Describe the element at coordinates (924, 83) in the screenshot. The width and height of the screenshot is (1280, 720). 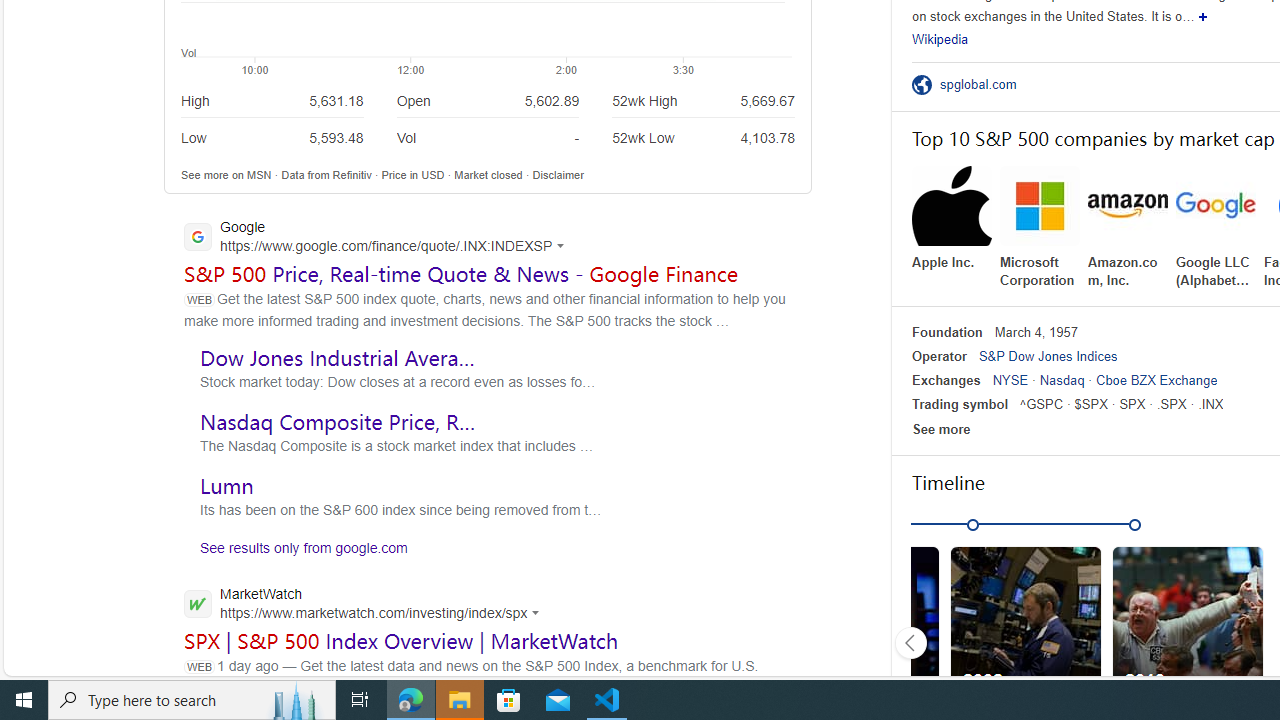
I see `'Official Site'` at that location.